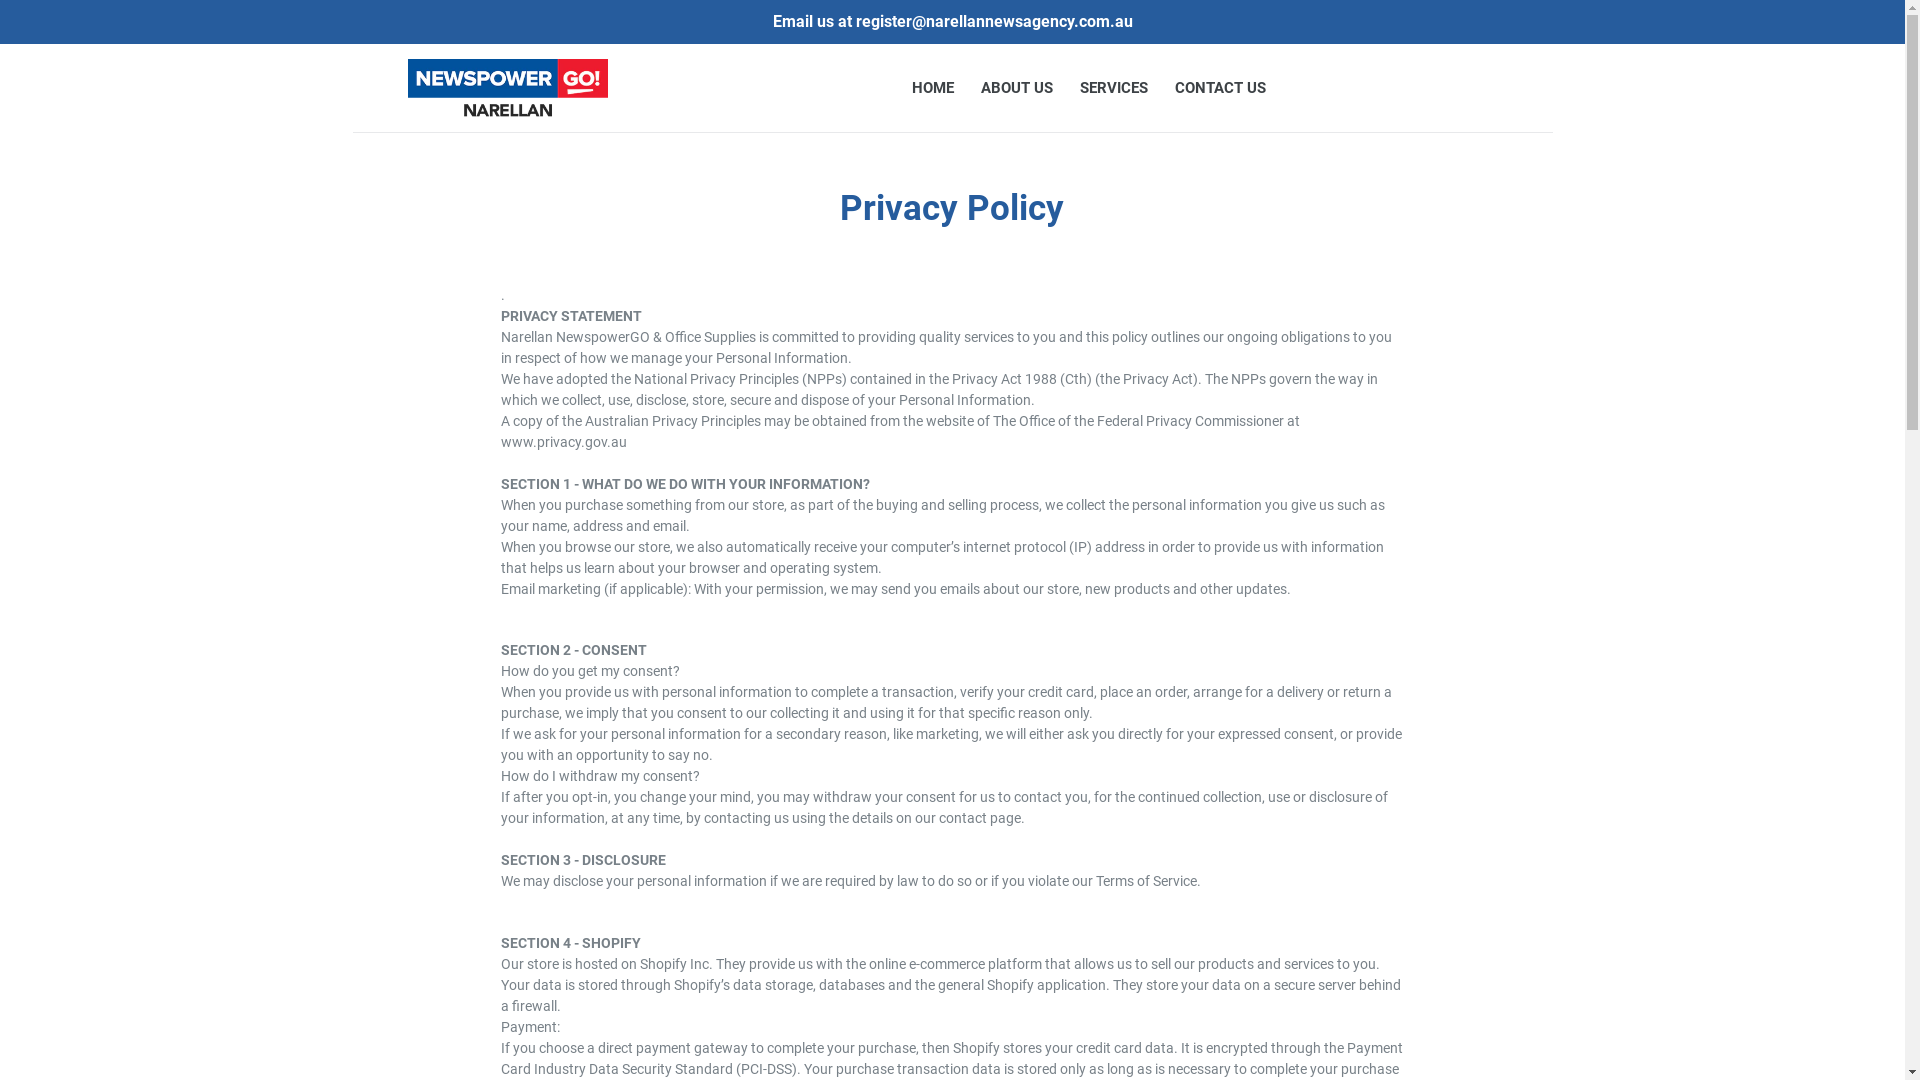 This screenshot has width=1920, height=1080. What do you see at coordinates (931, 87) in the screenshot?
I see `'HOME'` at bounding box center [931, 87].